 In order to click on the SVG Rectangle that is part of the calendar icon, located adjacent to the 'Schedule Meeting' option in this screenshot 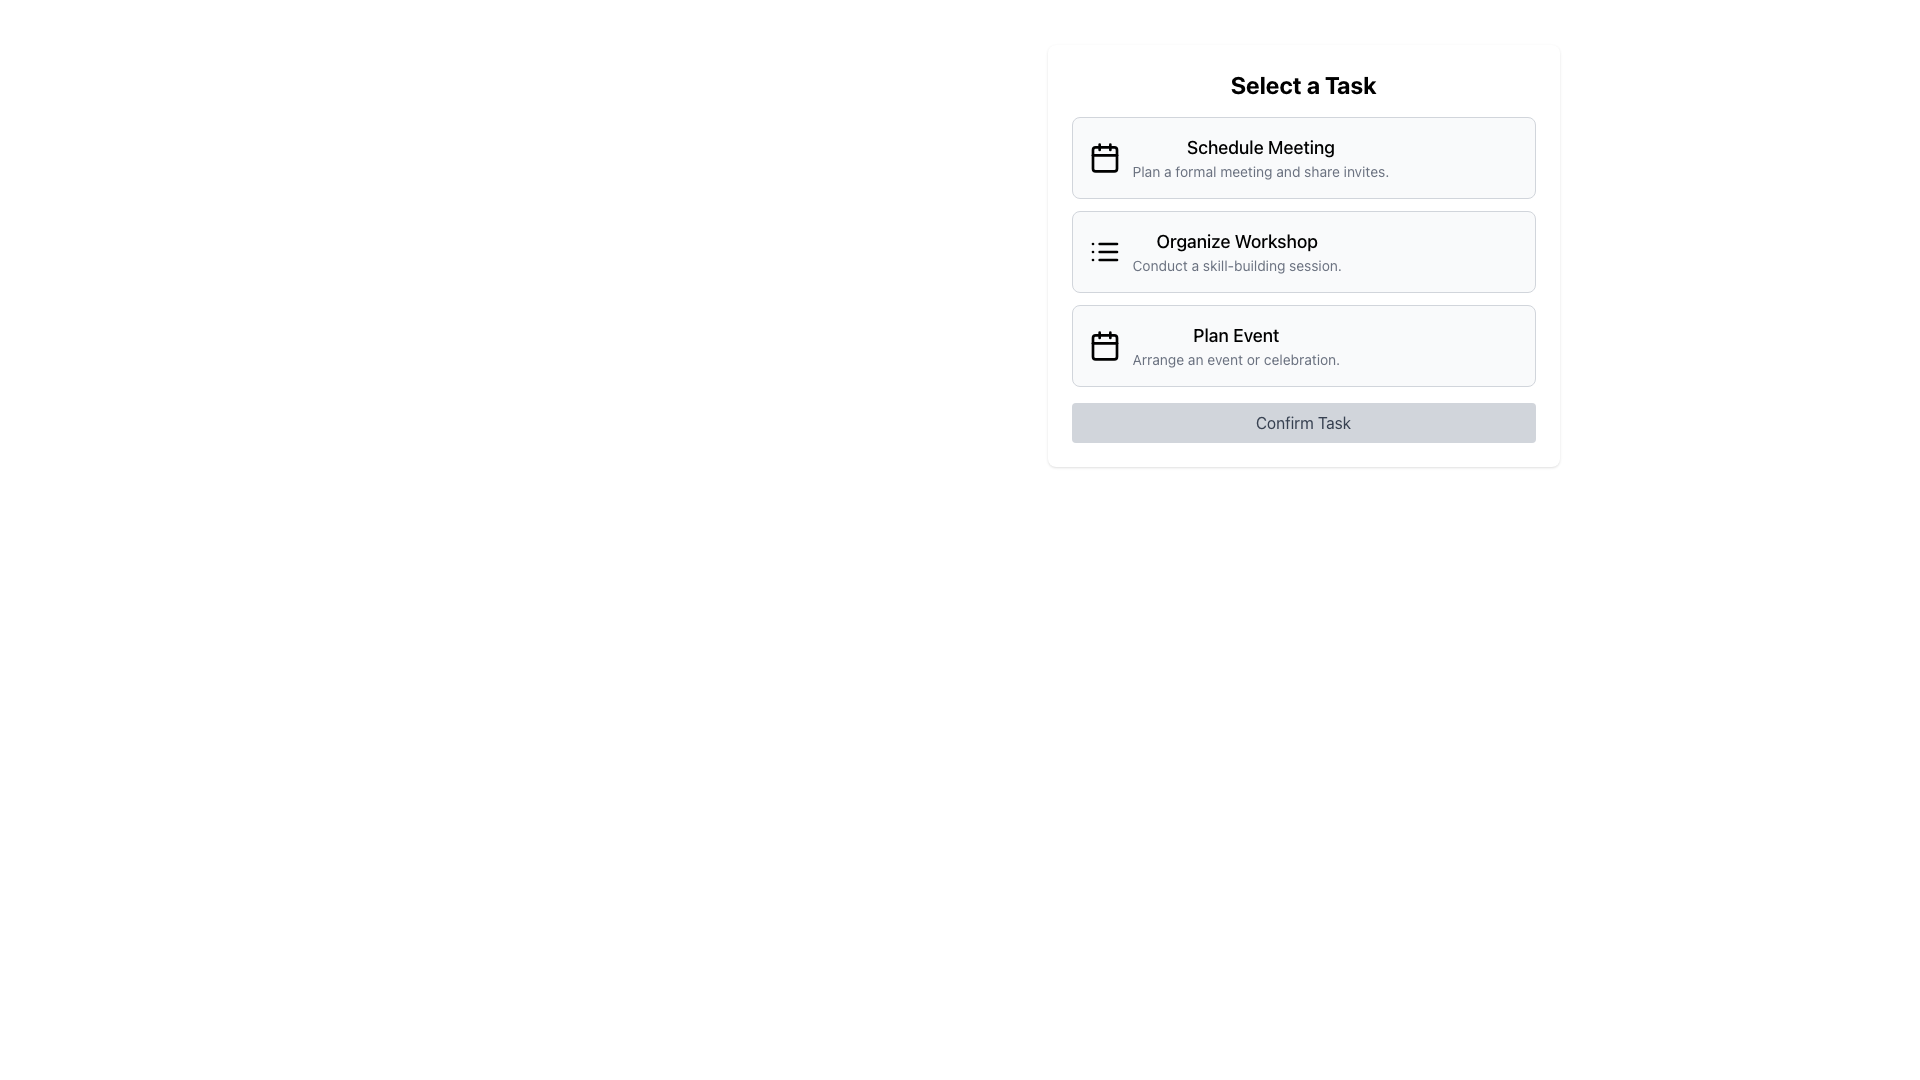, I will do `click(1103, 158)`.